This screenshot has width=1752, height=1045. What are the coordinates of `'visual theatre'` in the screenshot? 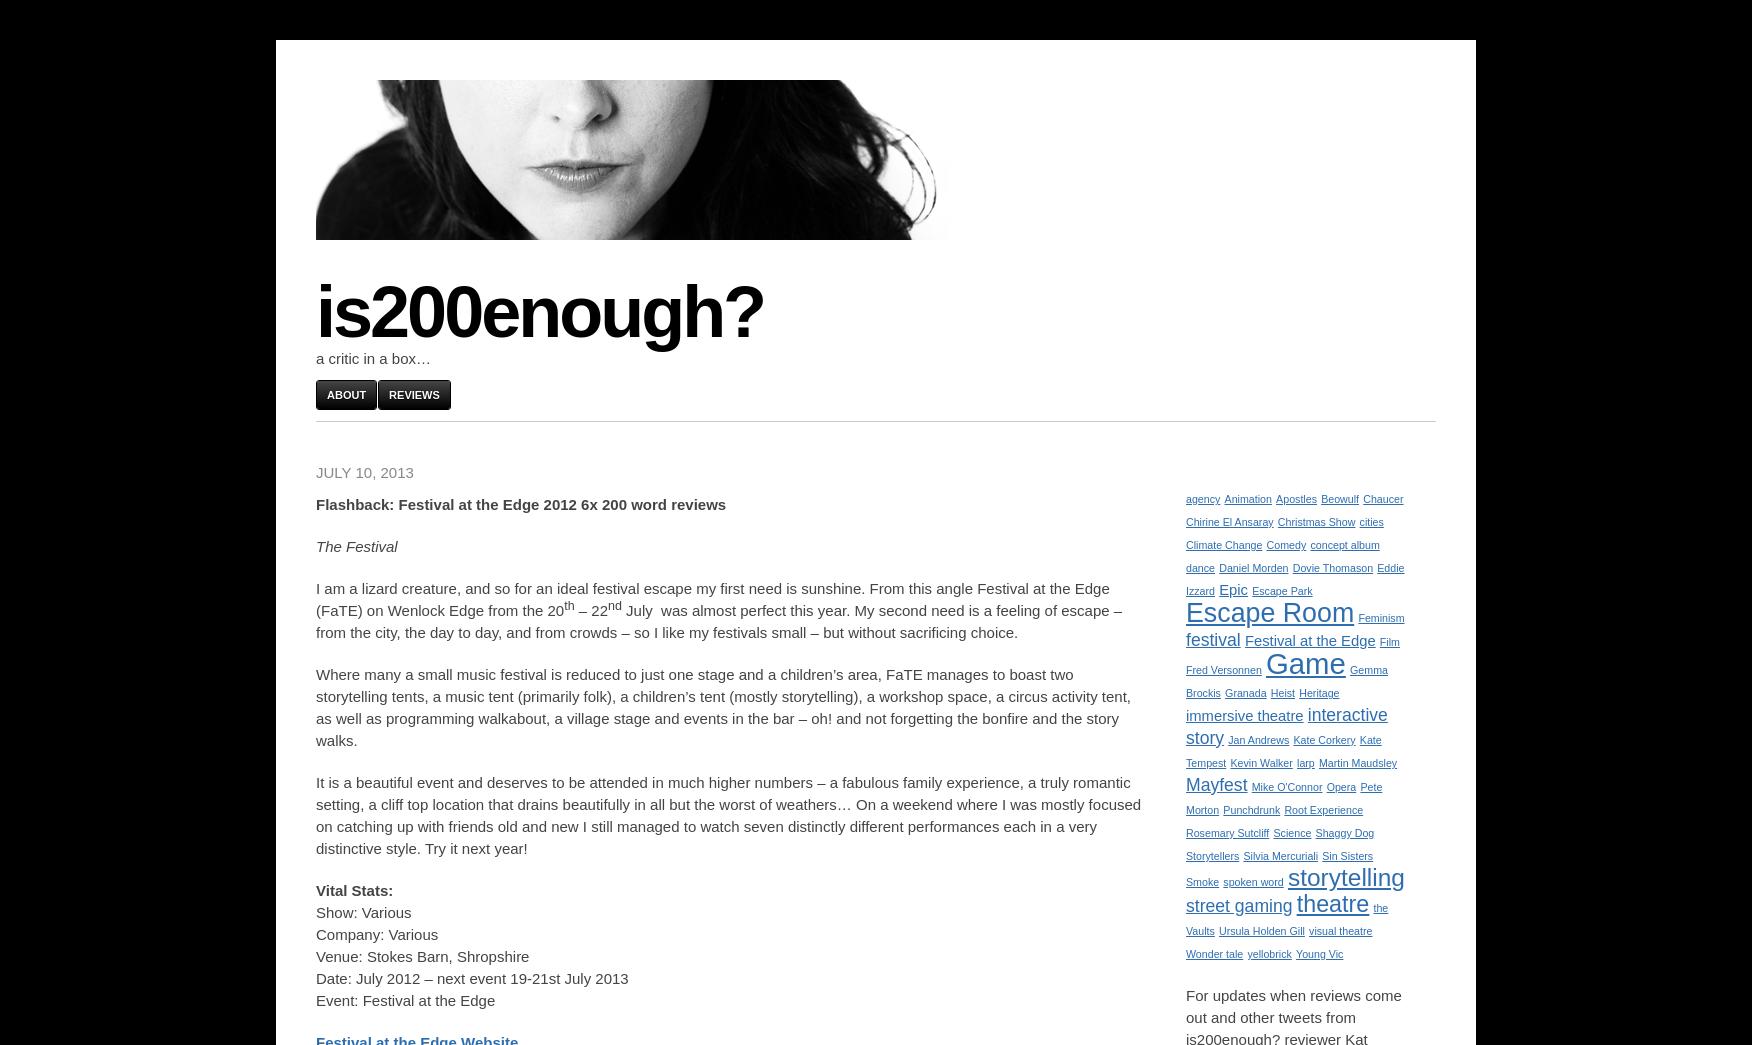 It's located at (1340, 929).